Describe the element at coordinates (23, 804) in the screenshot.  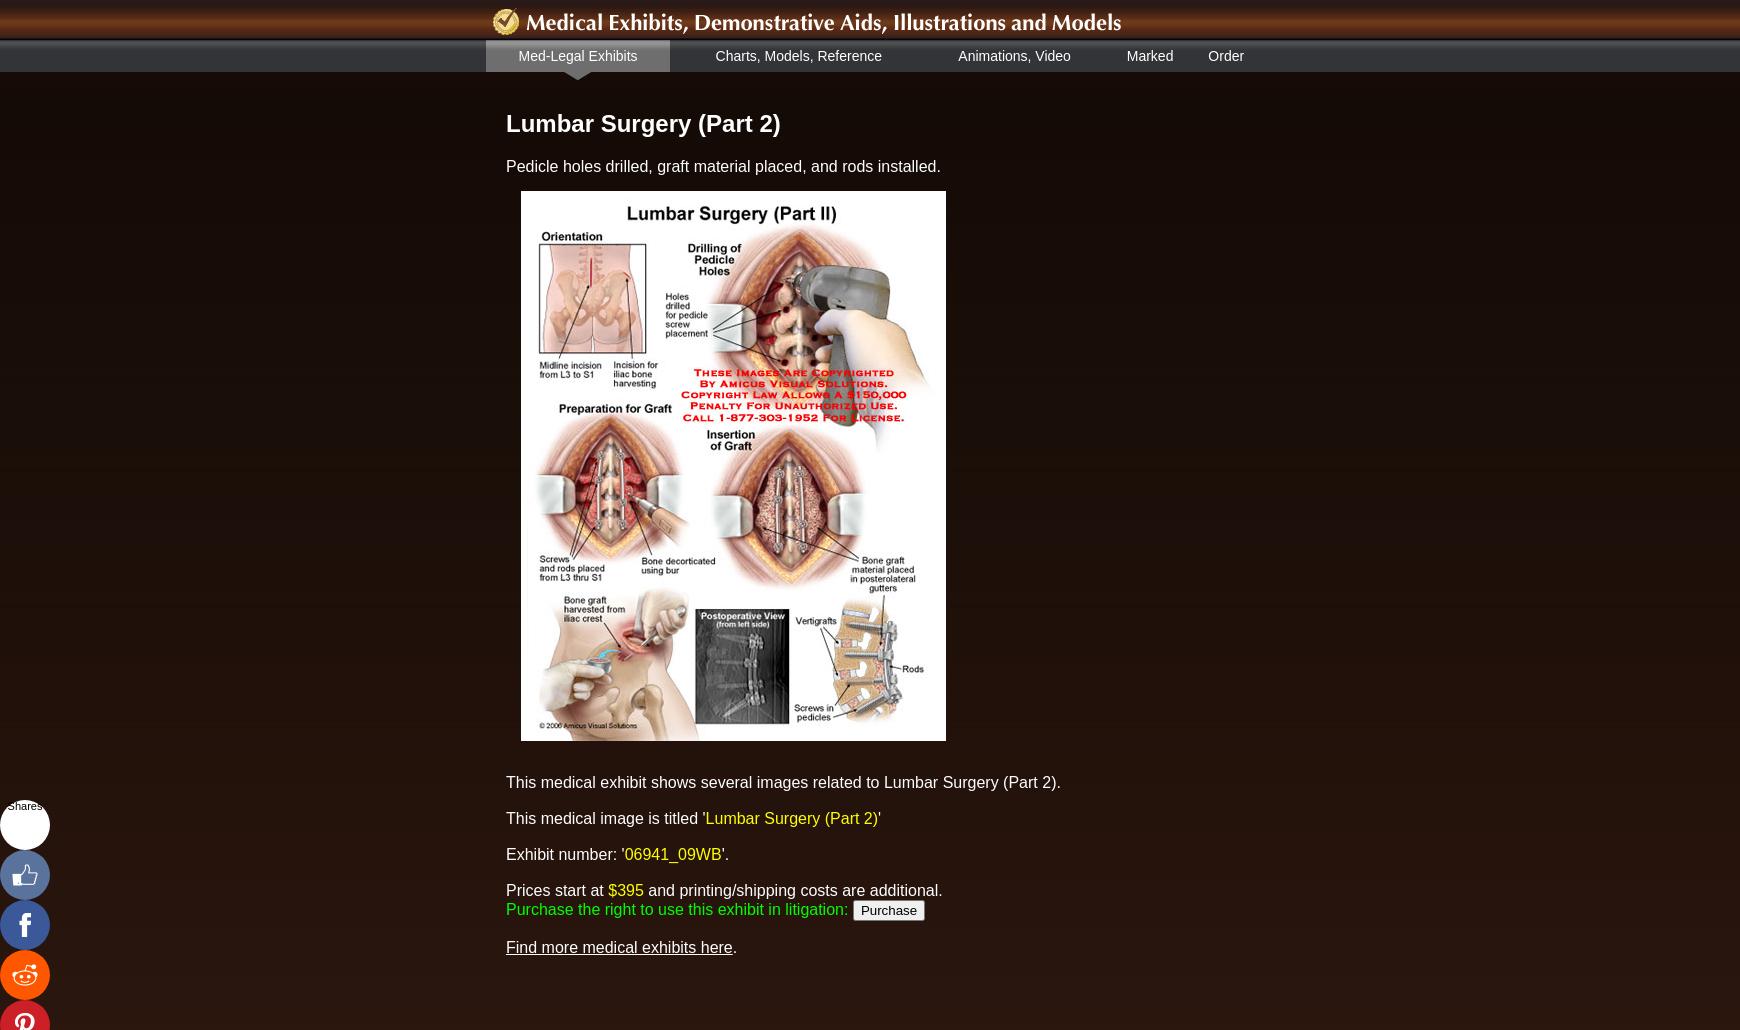
I see `'Shares'` at that location.